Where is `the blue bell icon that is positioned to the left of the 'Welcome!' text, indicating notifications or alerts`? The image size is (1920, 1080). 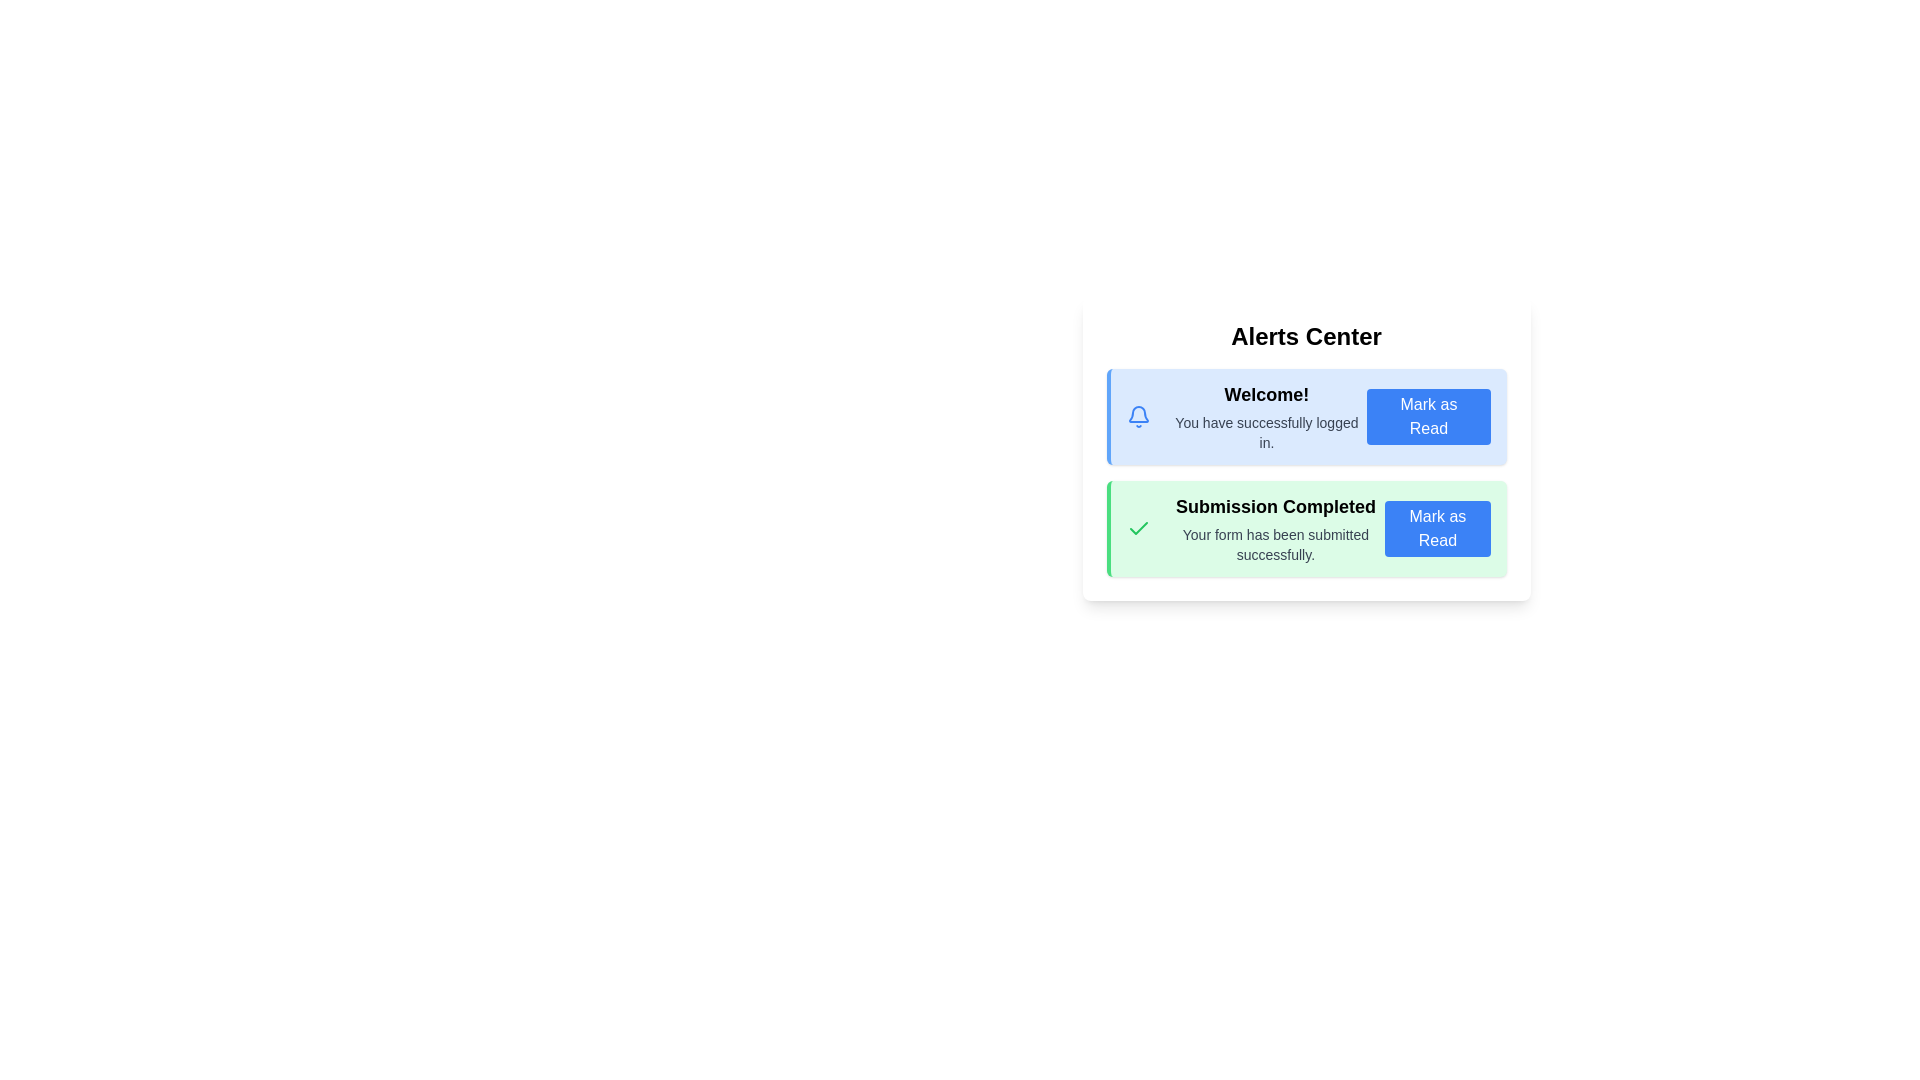 the blue bell icon that is positioned to the left of the 'Welcome!' text, indicating notifications or alerts is located at coordinates (1138, 415).